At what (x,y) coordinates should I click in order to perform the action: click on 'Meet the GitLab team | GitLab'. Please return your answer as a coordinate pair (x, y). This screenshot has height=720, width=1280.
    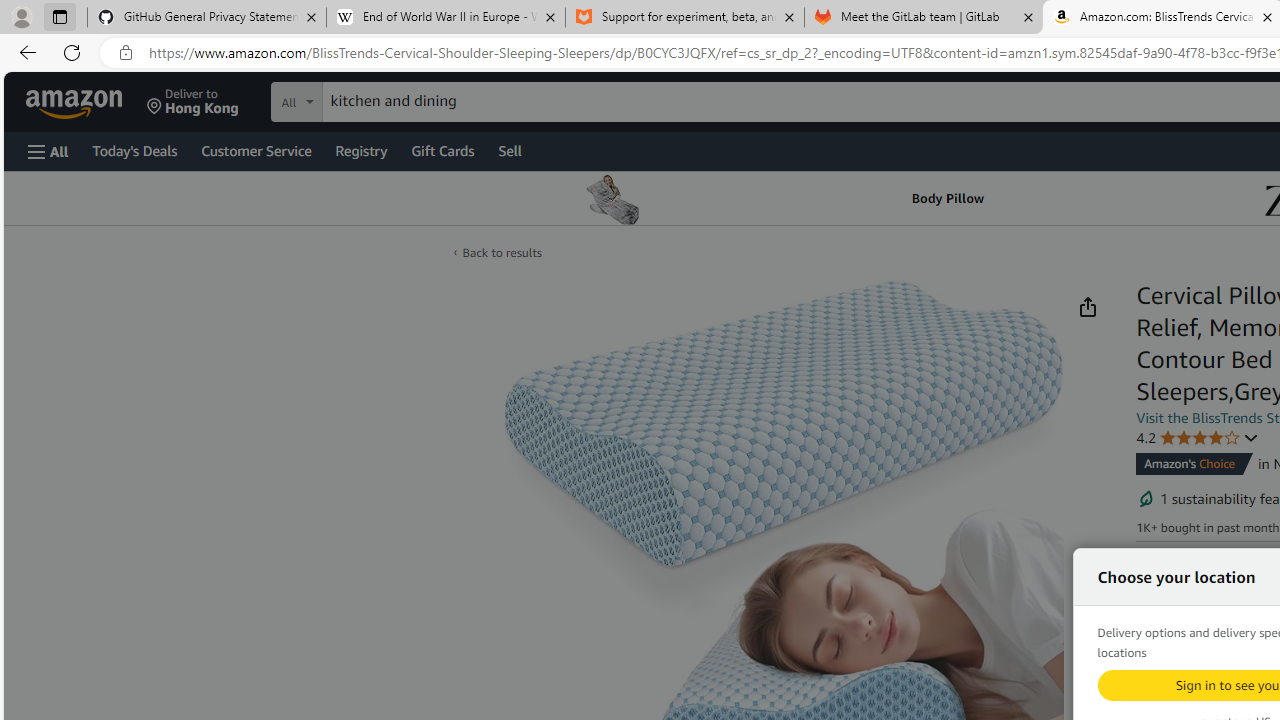
    Looking at the image, I should click on (923, 17).